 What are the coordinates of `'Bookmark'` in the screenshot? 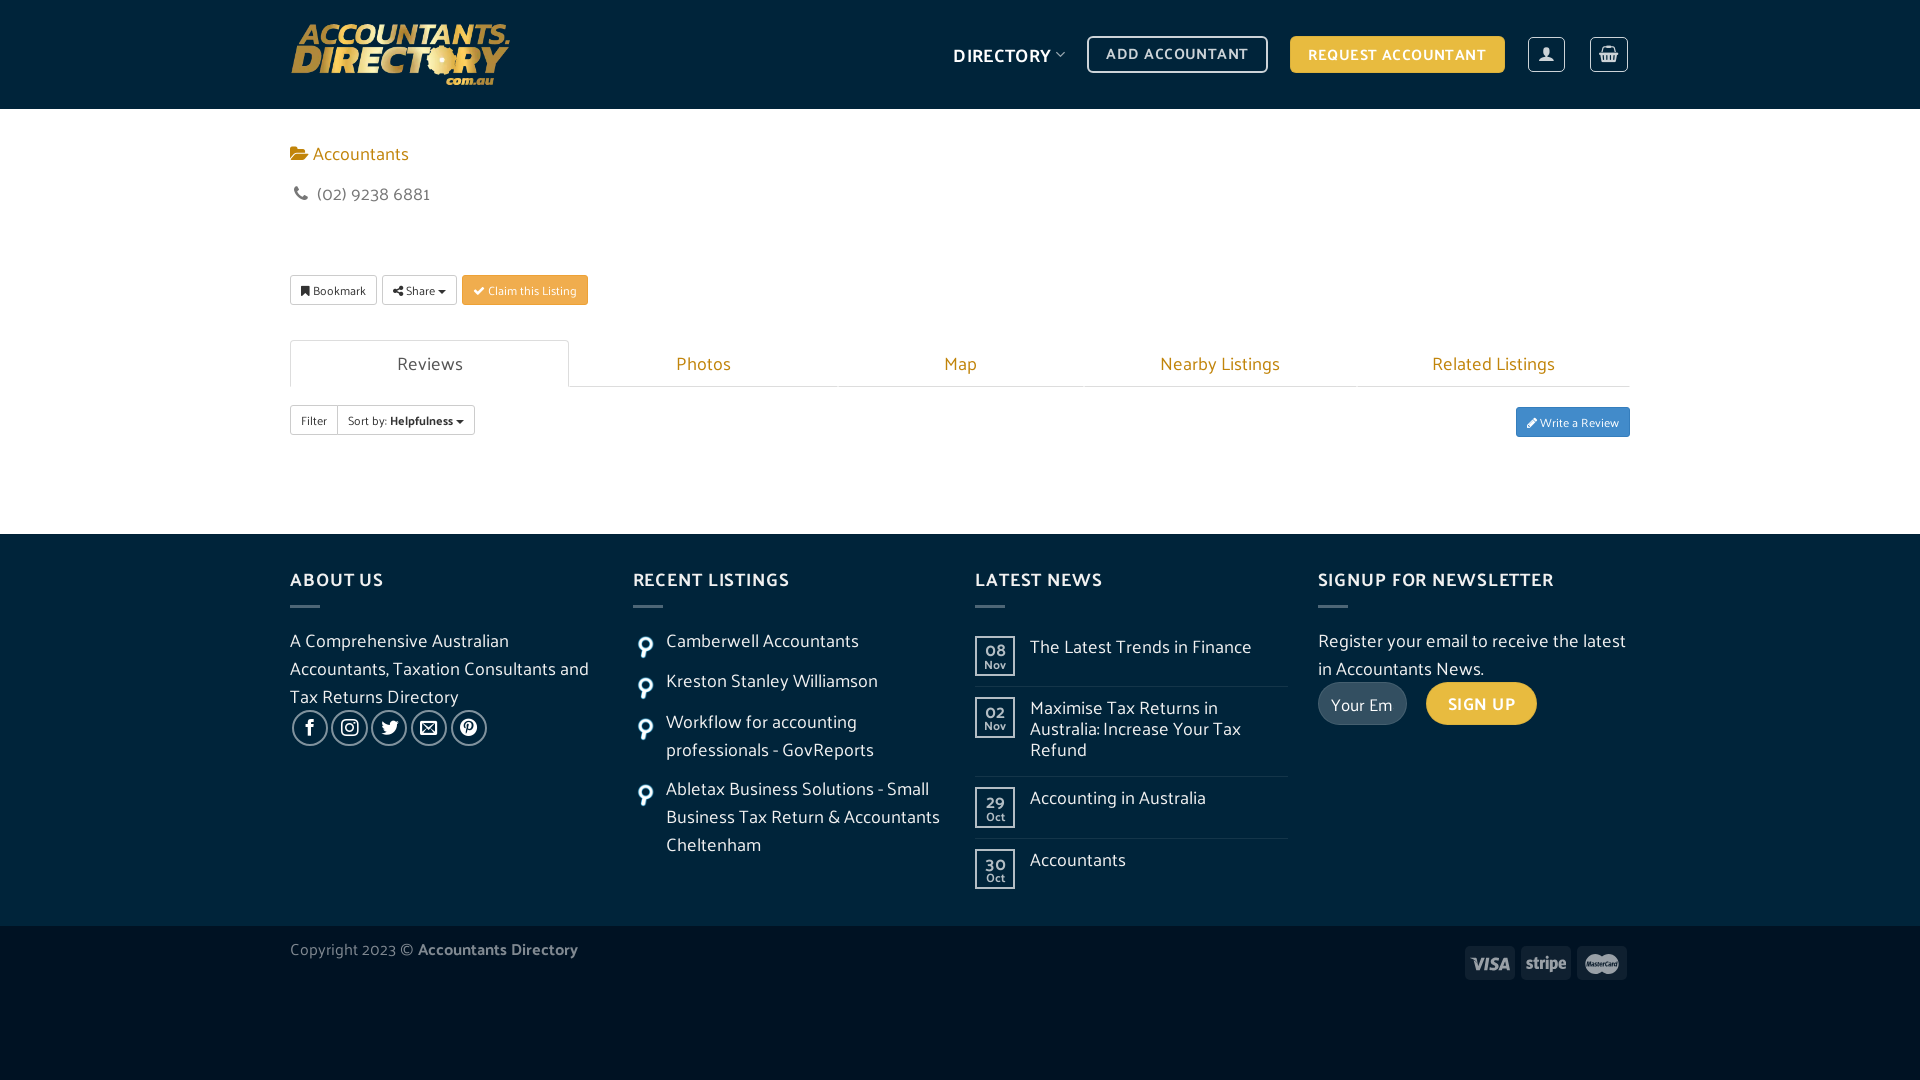 It's located at (333, 289).